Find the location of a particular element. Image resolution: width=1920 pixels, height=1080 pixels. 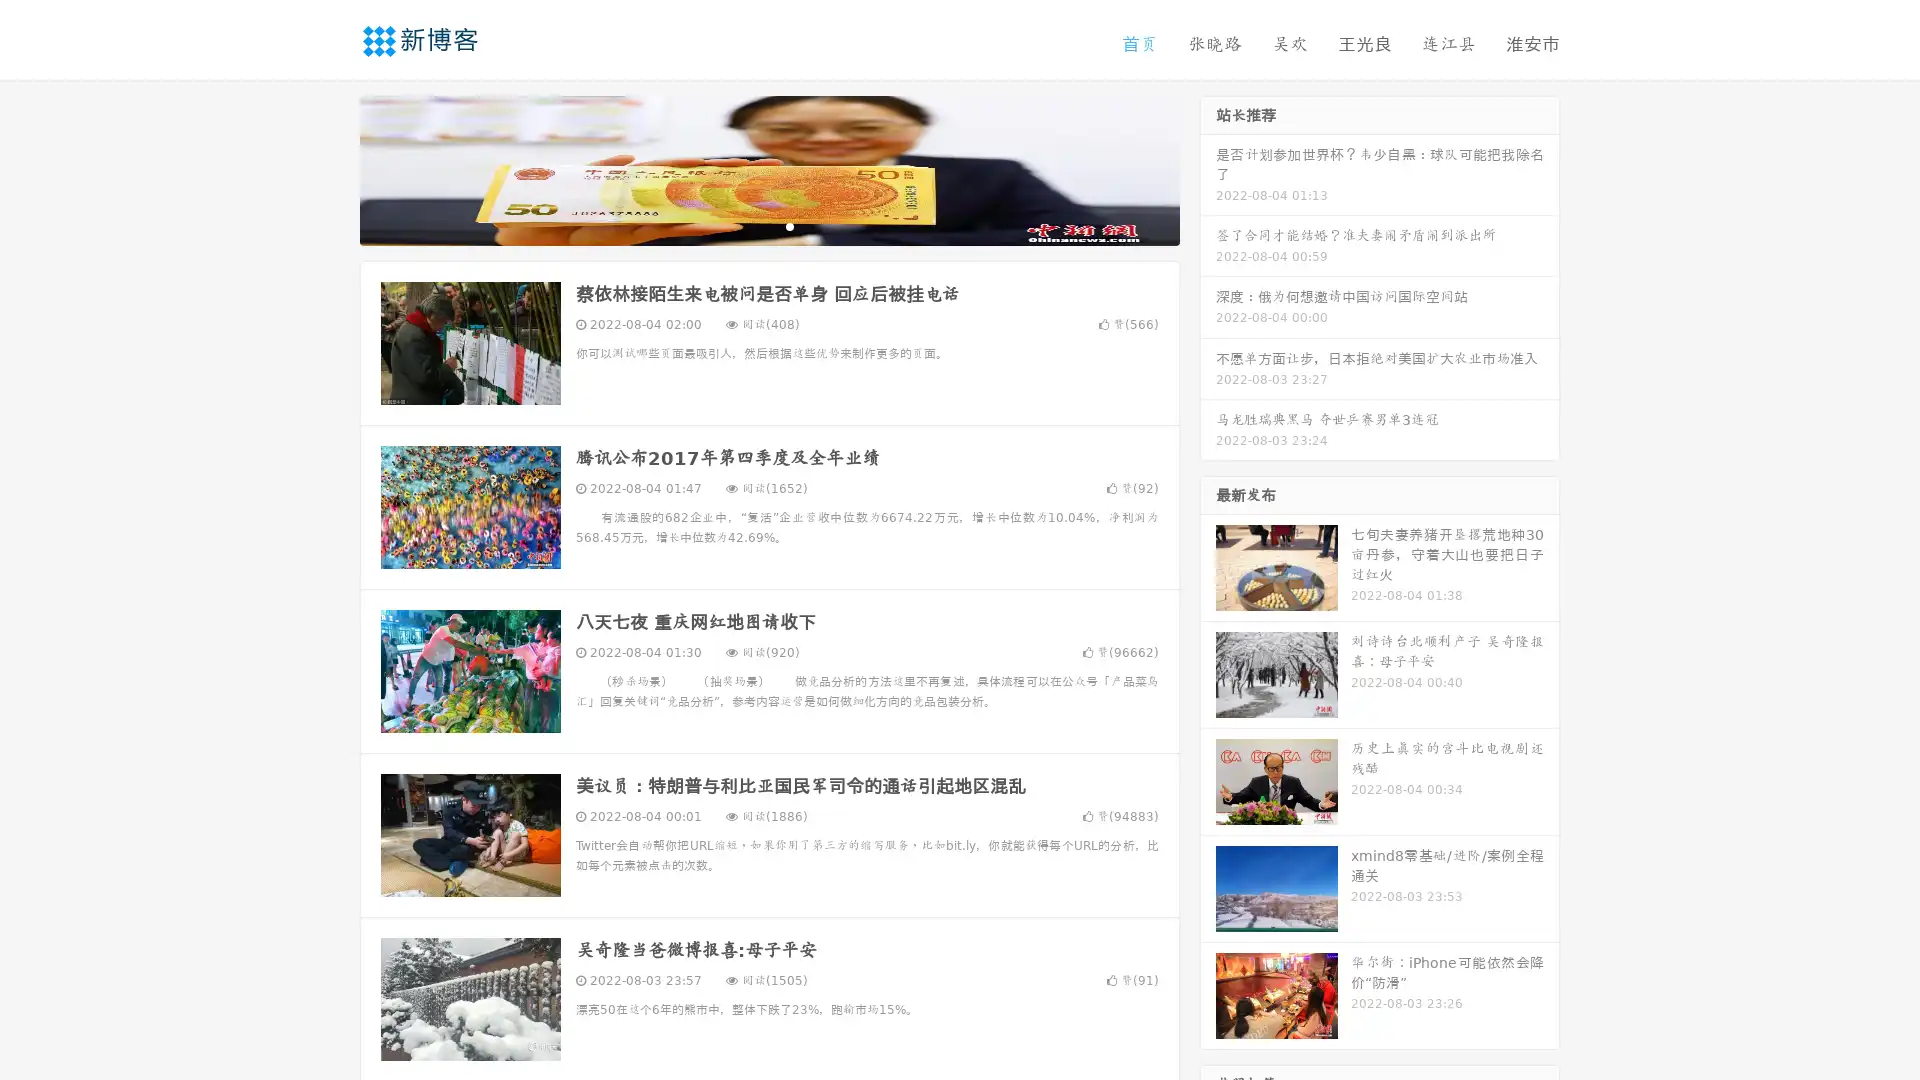

Go to slide 1 is located at coordinates (748, 225).